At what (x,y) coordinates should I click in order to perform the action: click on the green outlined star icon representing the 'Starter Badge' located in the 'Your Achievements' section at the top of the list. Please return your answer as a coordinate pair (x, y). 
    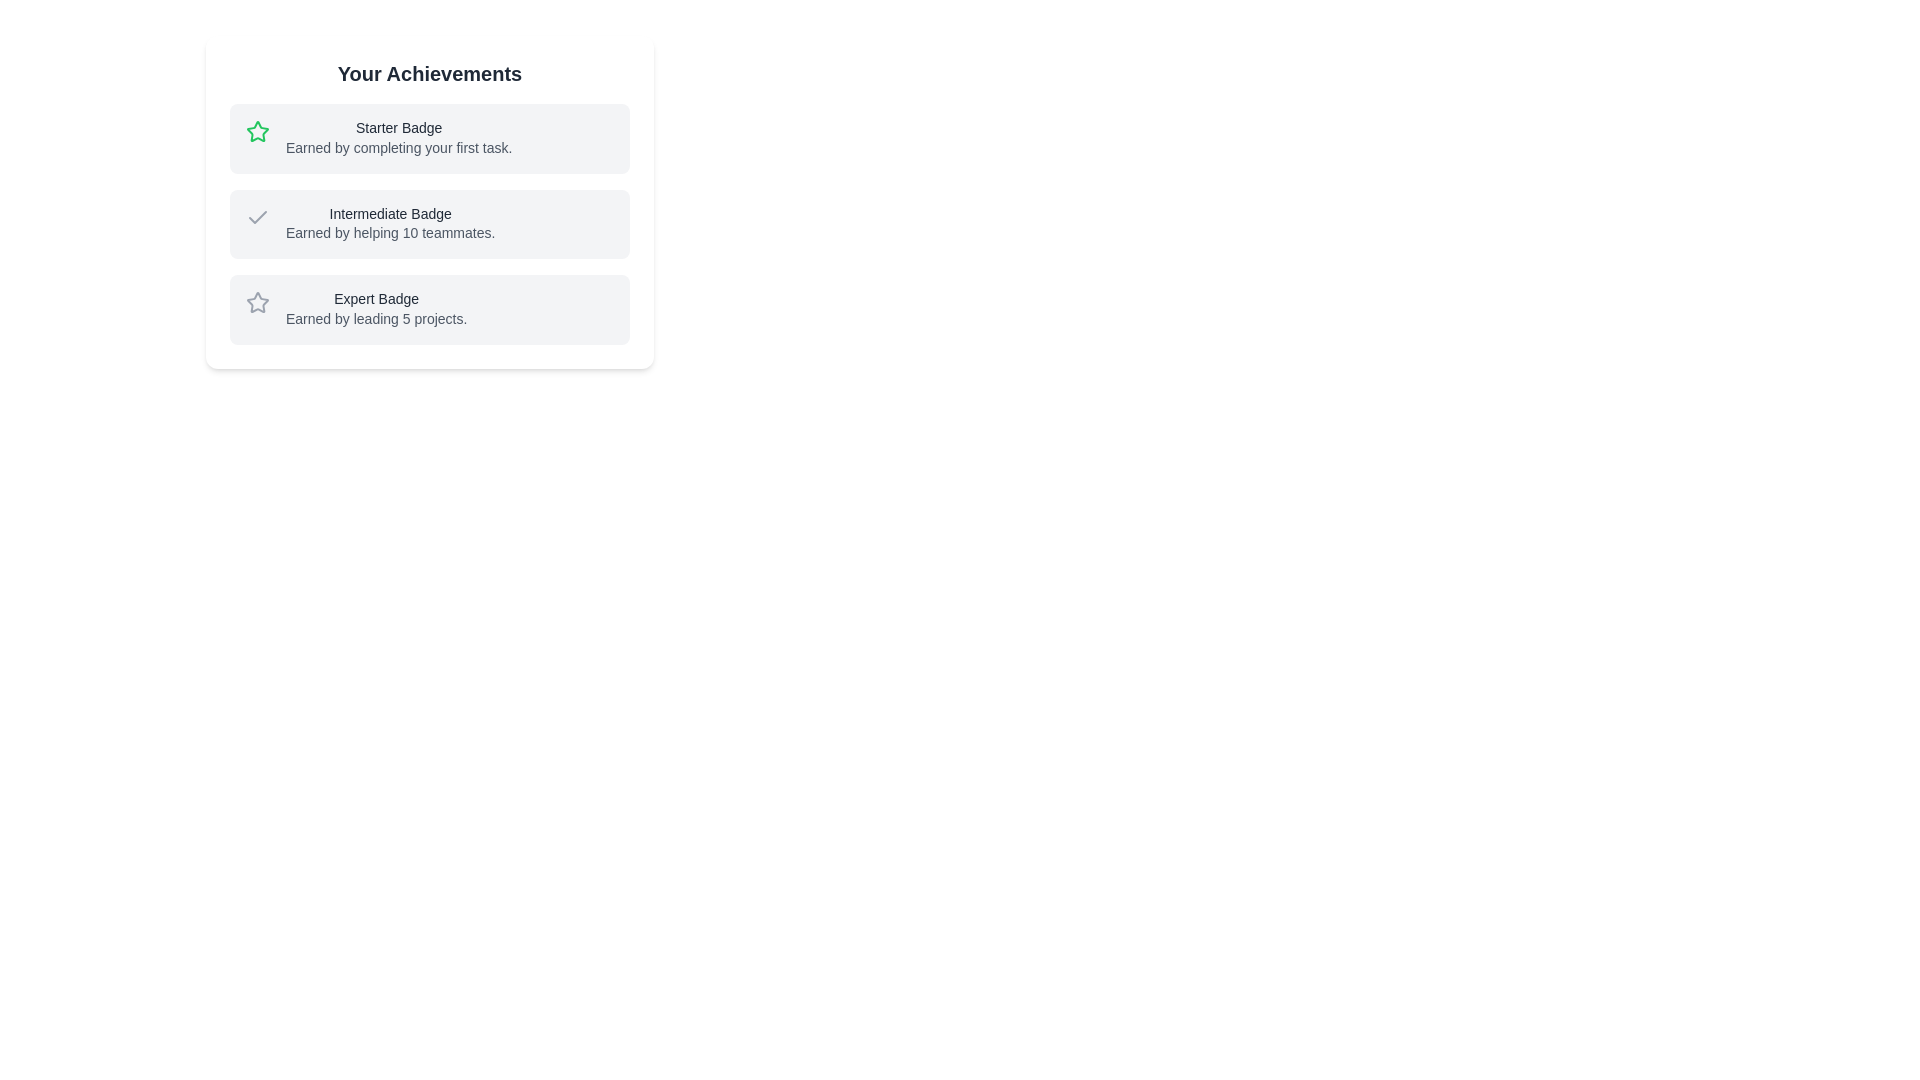
    Looking at the image, I should click on (257, 131).